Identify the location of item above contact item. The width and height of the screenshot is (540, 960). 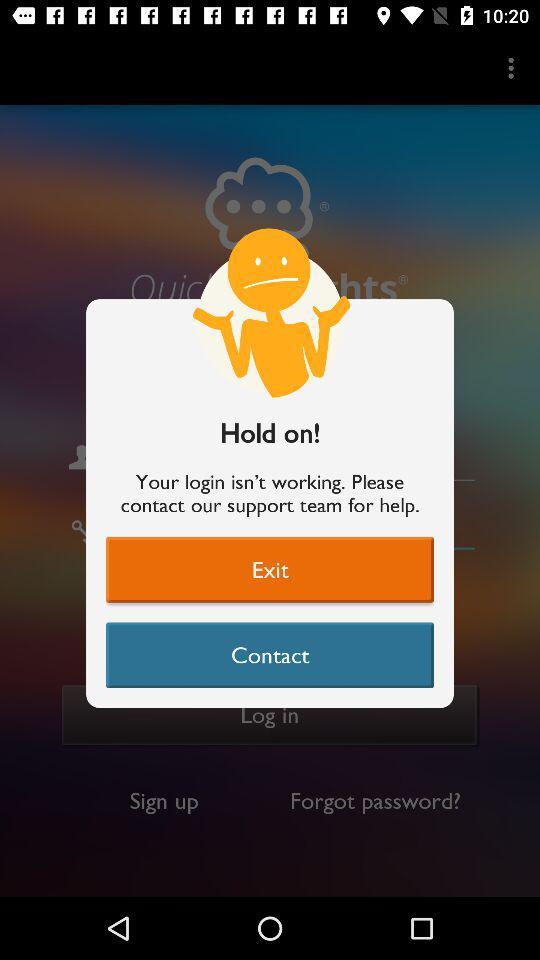
(270, 569).